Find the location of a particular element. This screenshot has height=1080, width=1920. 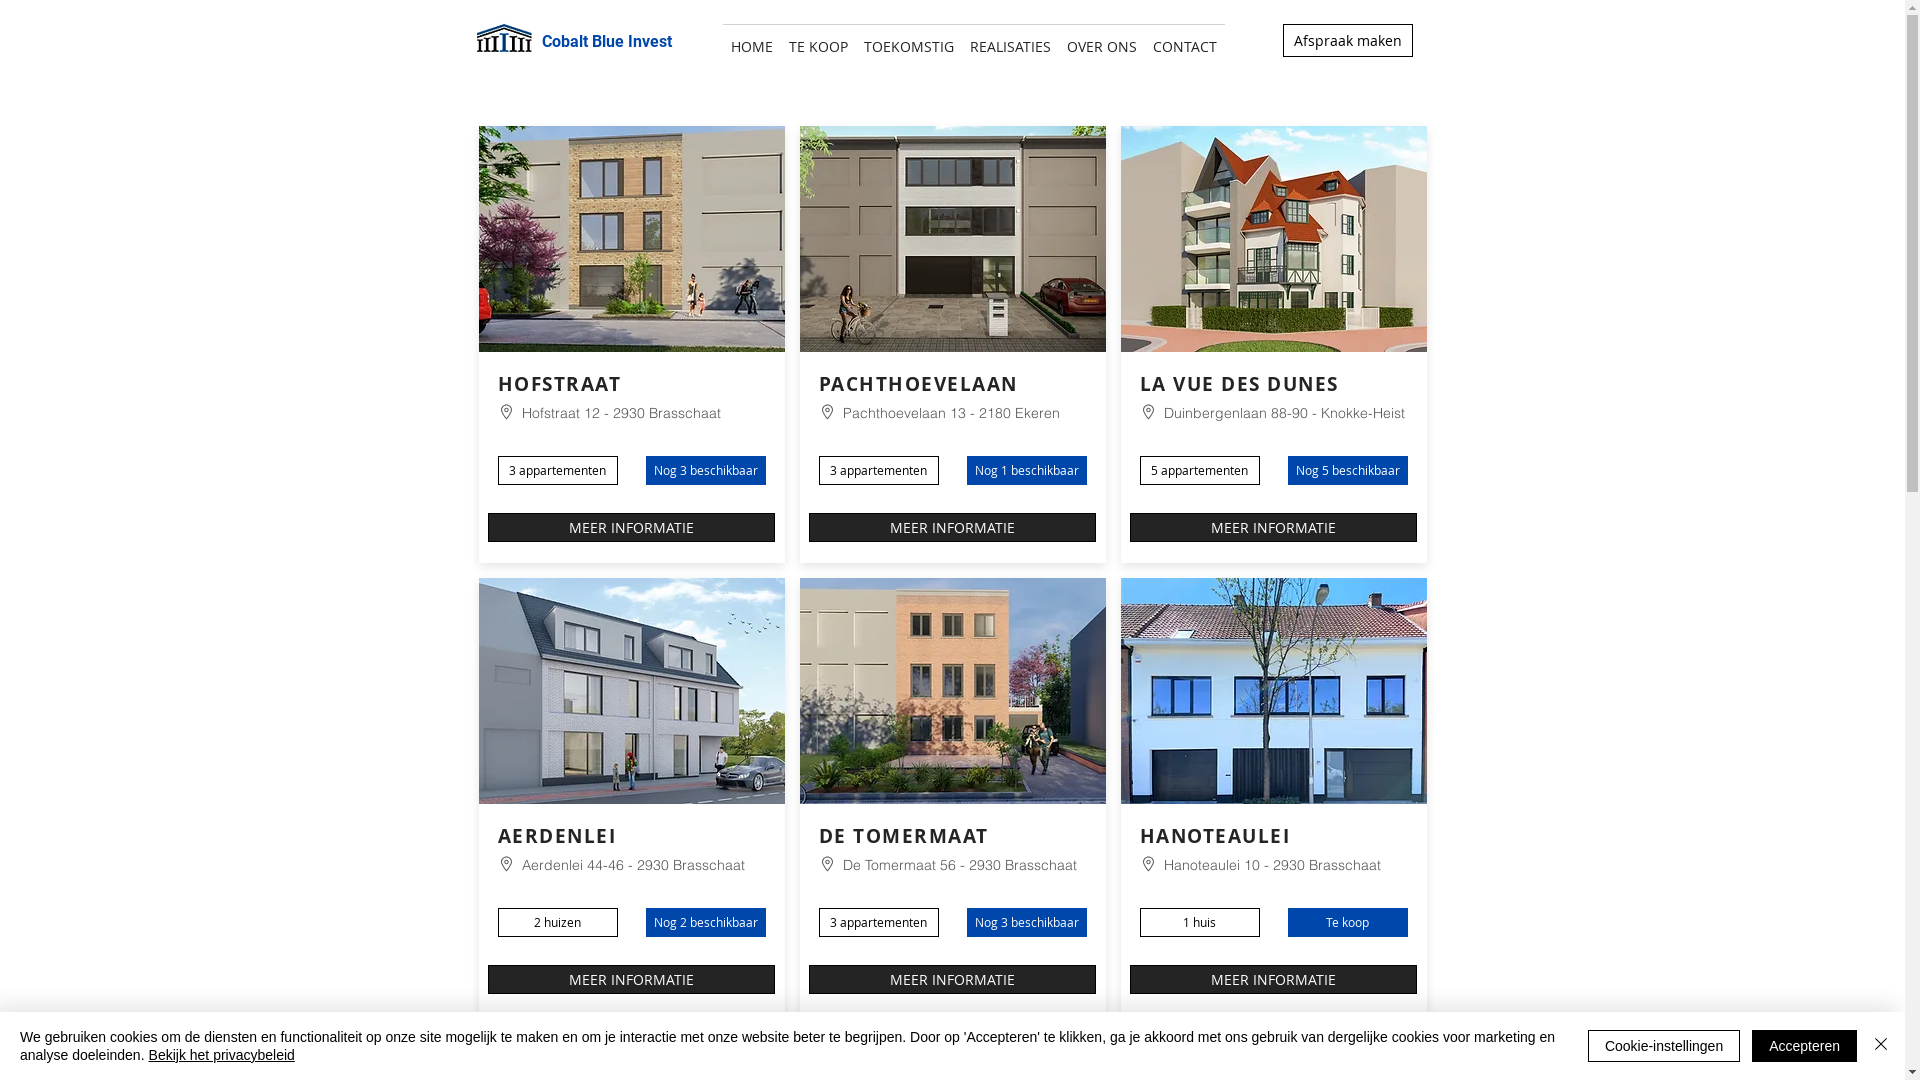

'Afspraak maken' is located at coordinates (1347, 40).